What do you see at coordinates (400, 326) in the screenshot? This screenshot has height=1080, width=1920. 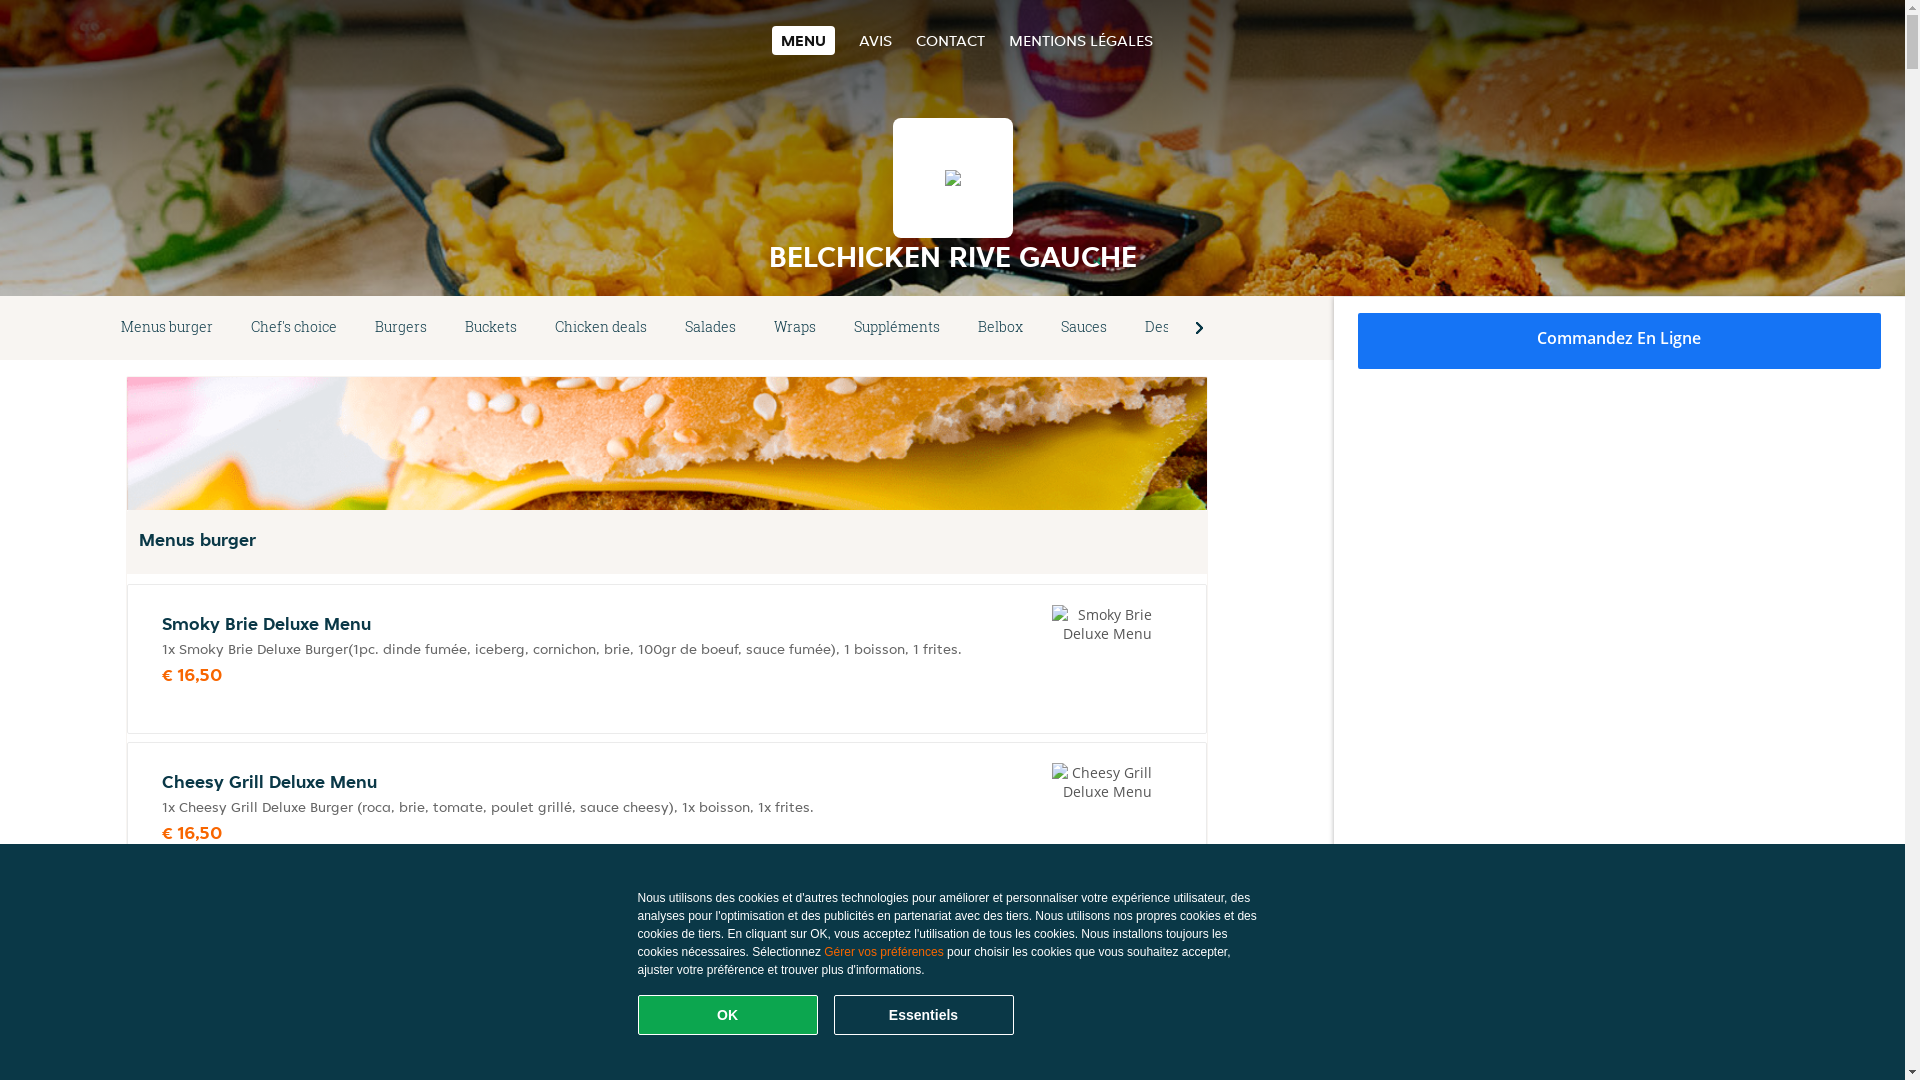 I see `'Burgers'` at bounding box center [400, 326].